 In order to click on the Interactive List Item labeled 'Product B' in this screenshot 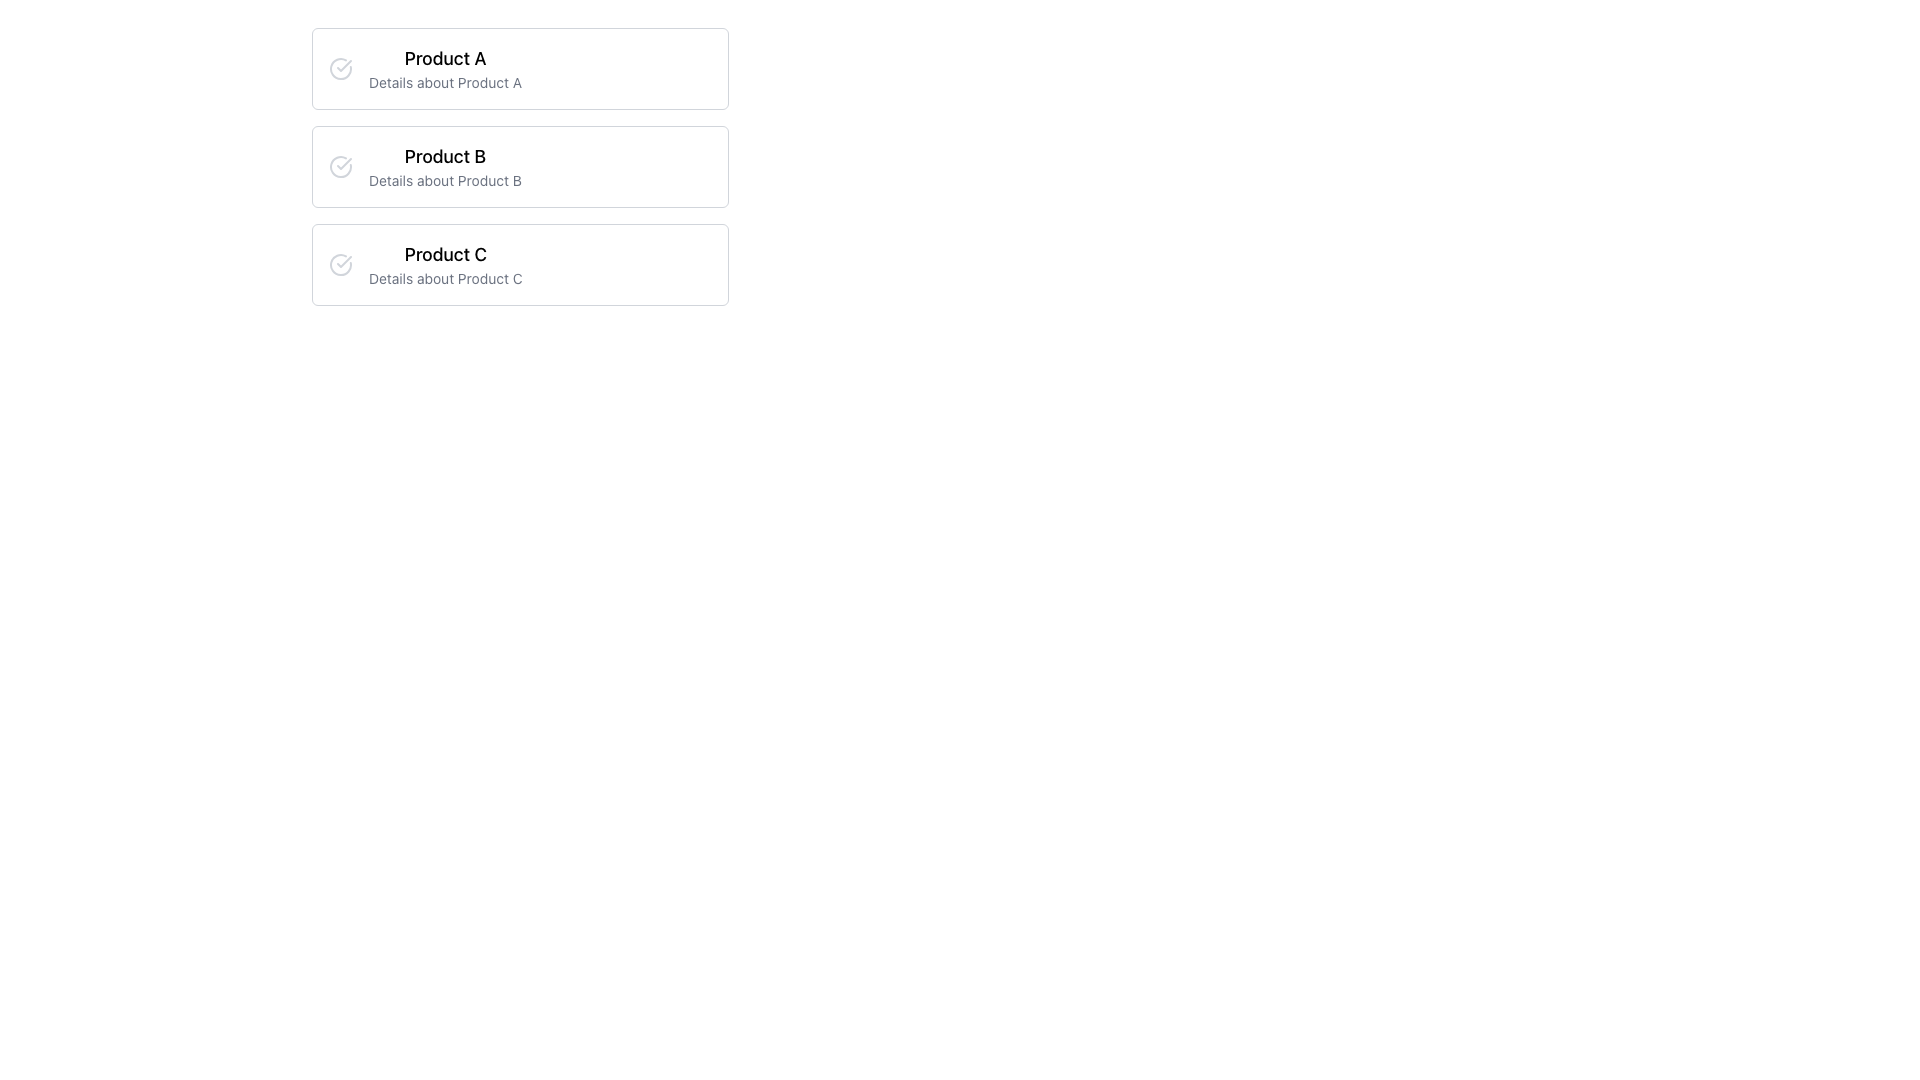, I will do `click(520, 165)`.